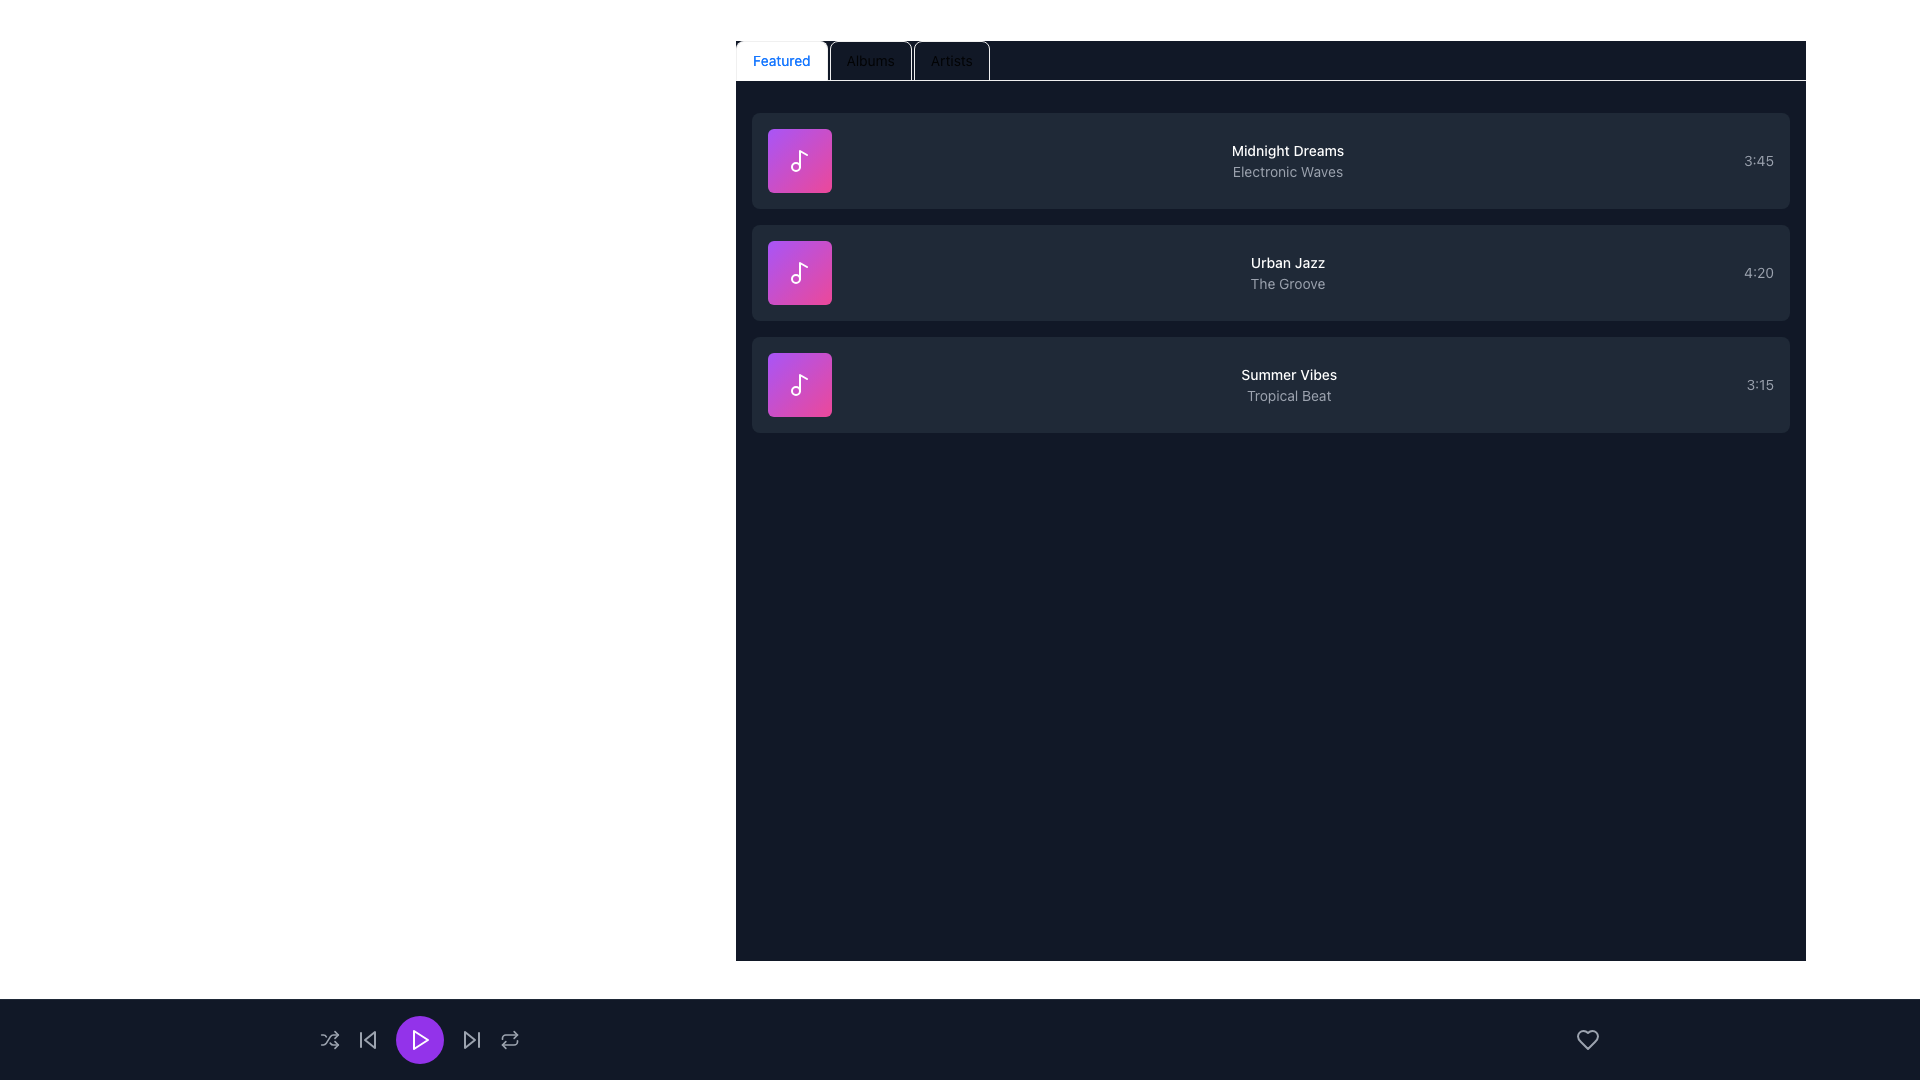 The width and height of the screenshot is (1920, 1080). I want to click on the shuffle mode button located in the bottom-left section of the interface, so click(330, 1039).